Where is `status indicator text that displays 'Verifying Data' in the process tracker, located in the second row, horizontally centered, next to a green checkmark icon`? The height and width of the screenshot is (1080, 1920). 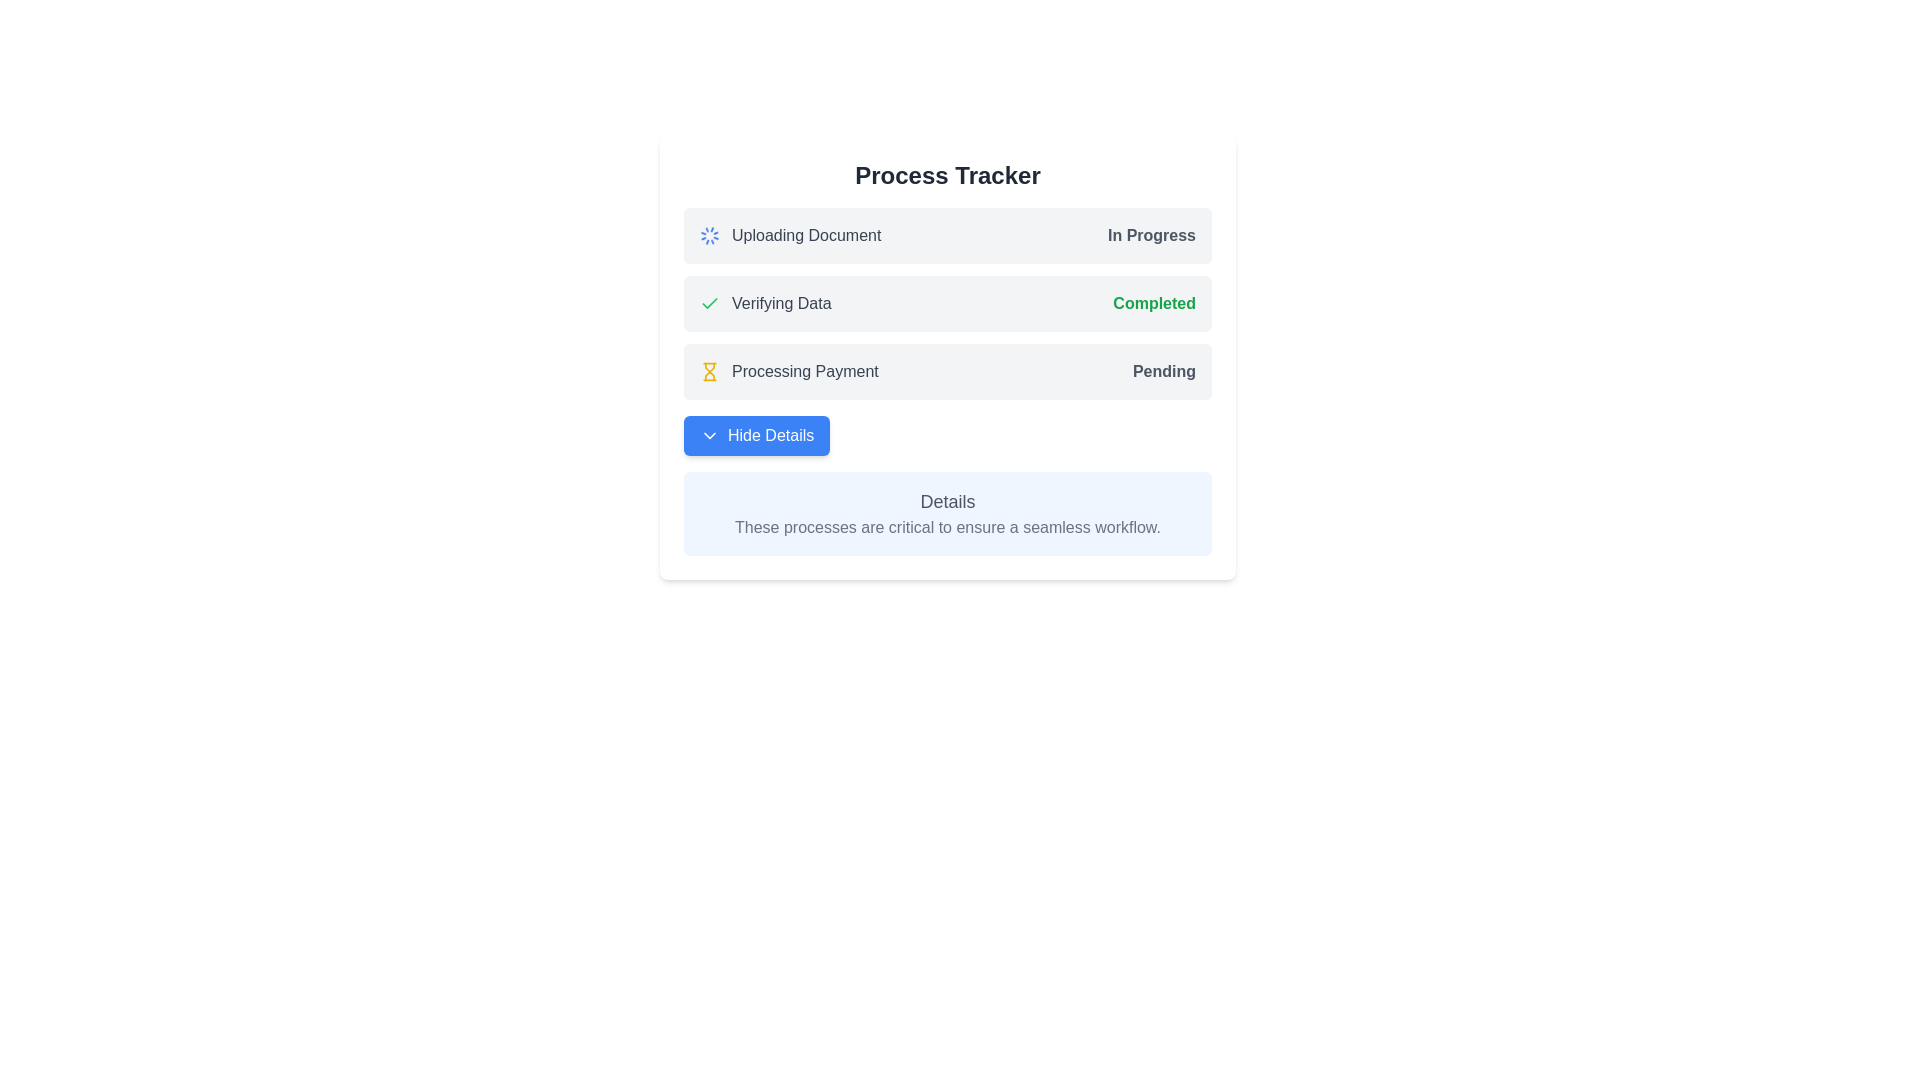
status indicator text that displays 'Verifying Data' in the process tracker, located in the second row, horizontally centered, next to a green checkmark icon is located at coordinates (780, 304).